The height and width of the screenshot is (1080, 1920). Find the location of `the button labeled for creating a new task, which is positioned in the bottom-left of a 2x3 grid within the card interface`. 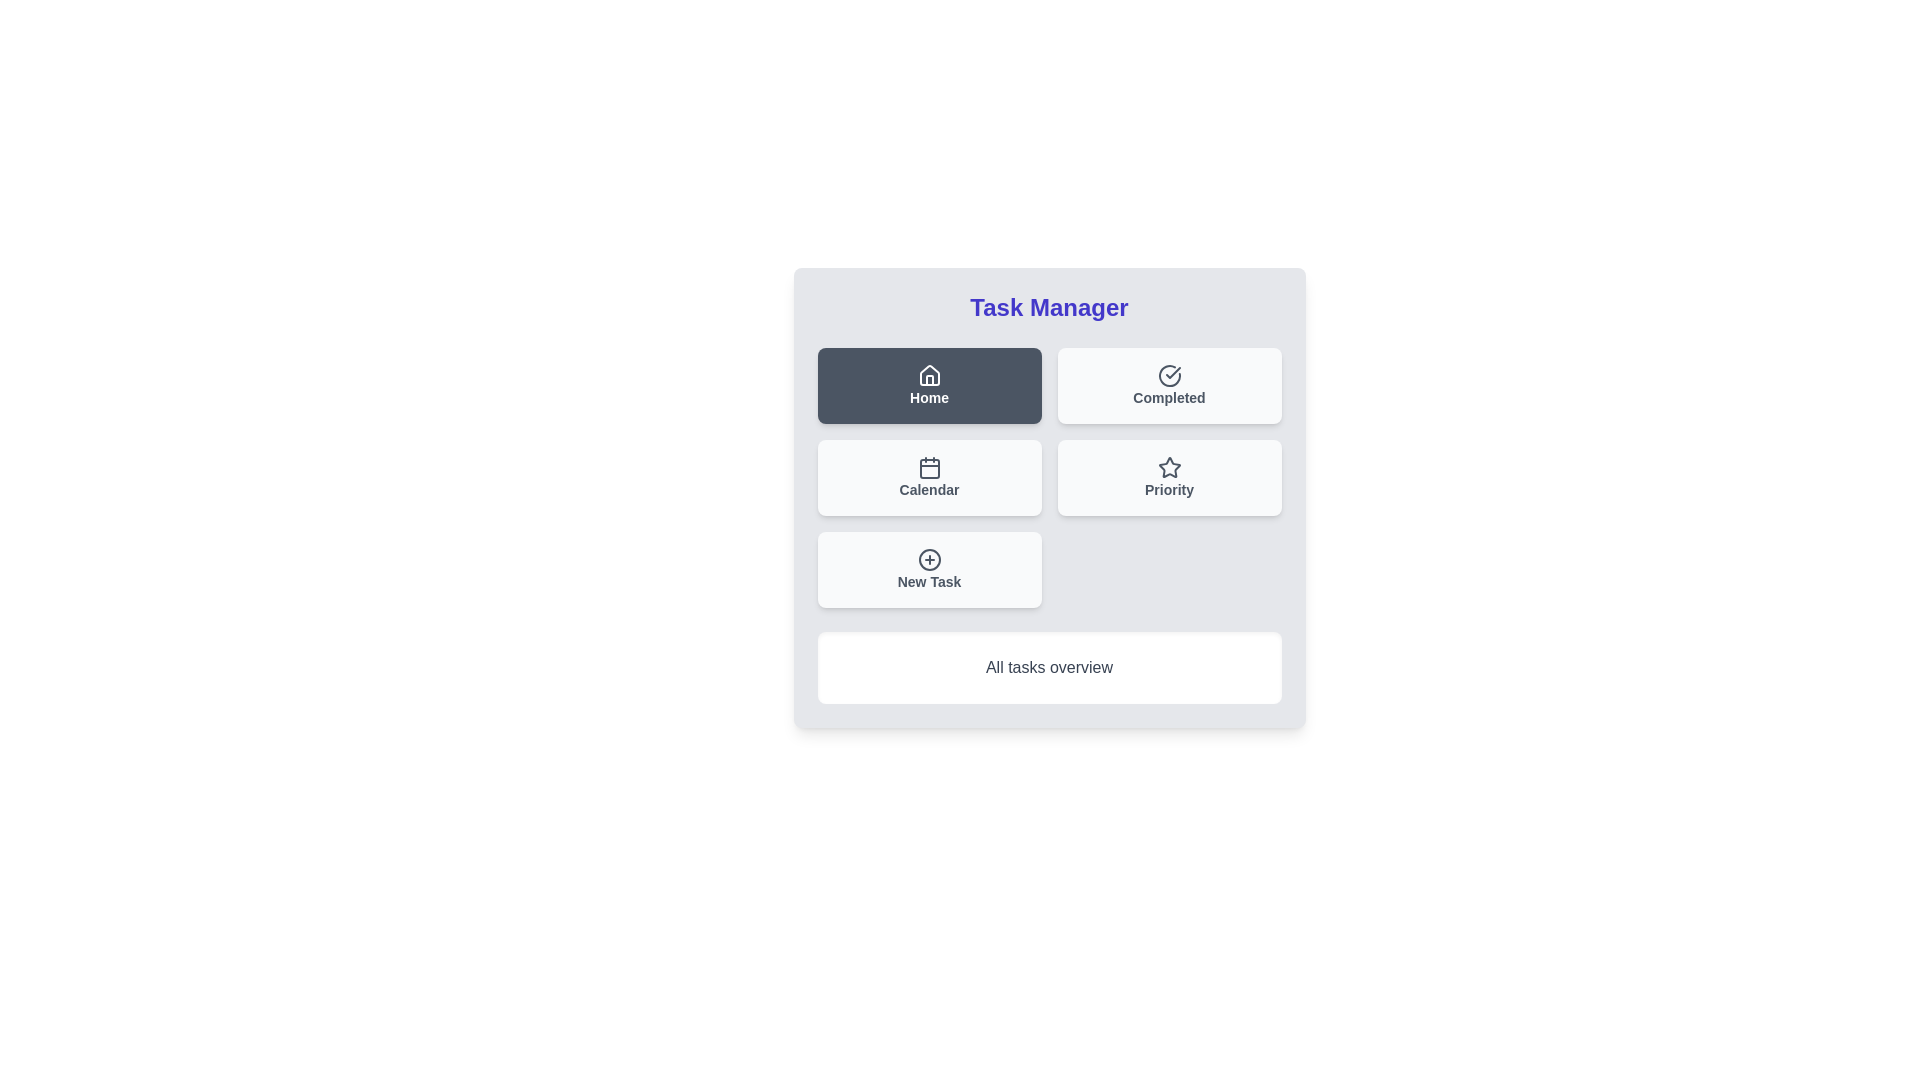

the button labeled for creating a new task, which is positioned in the bottom-left of a 2x3 grid within the card interface is located at coordinates (928, 582).